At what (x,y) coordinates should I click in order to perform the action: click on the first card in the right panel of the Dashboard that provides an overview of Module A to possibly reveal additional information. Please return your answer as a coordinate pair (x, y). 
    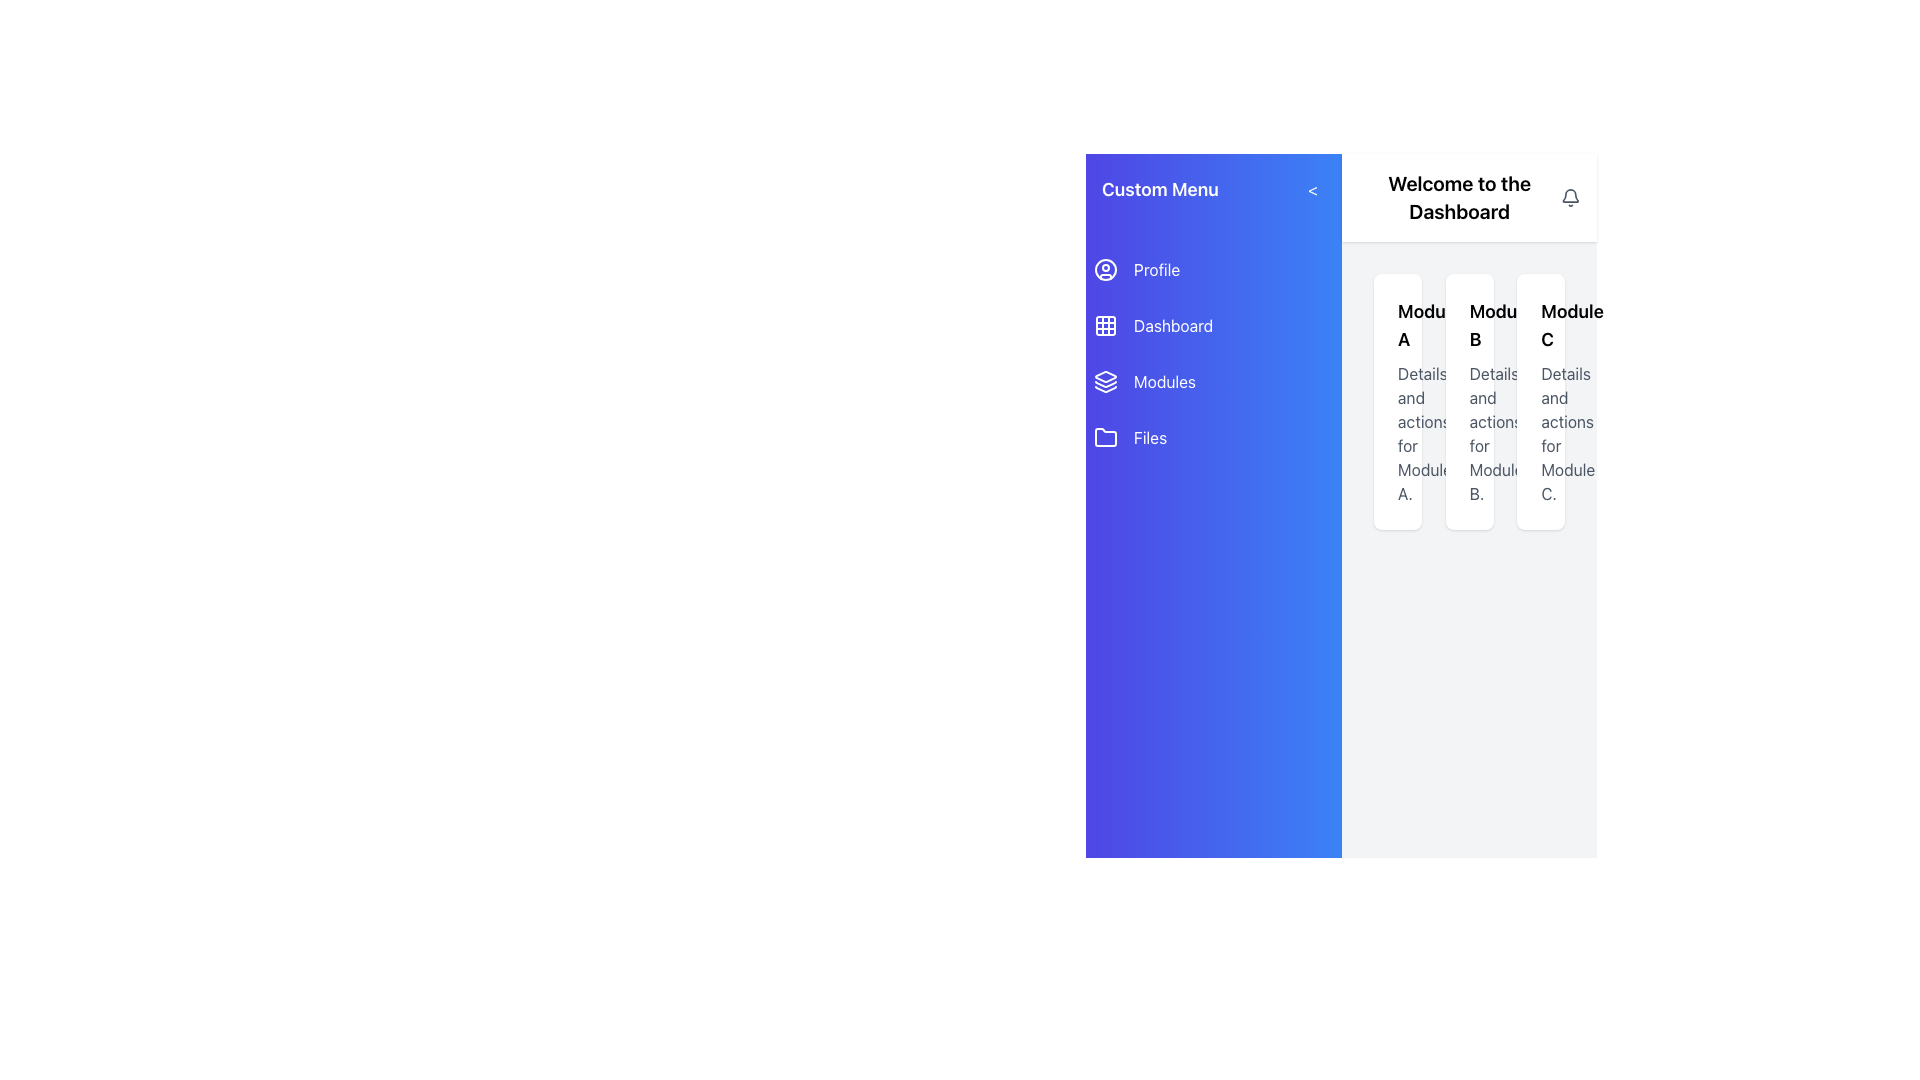
    Looking at the image, I should click on (1396, 401).